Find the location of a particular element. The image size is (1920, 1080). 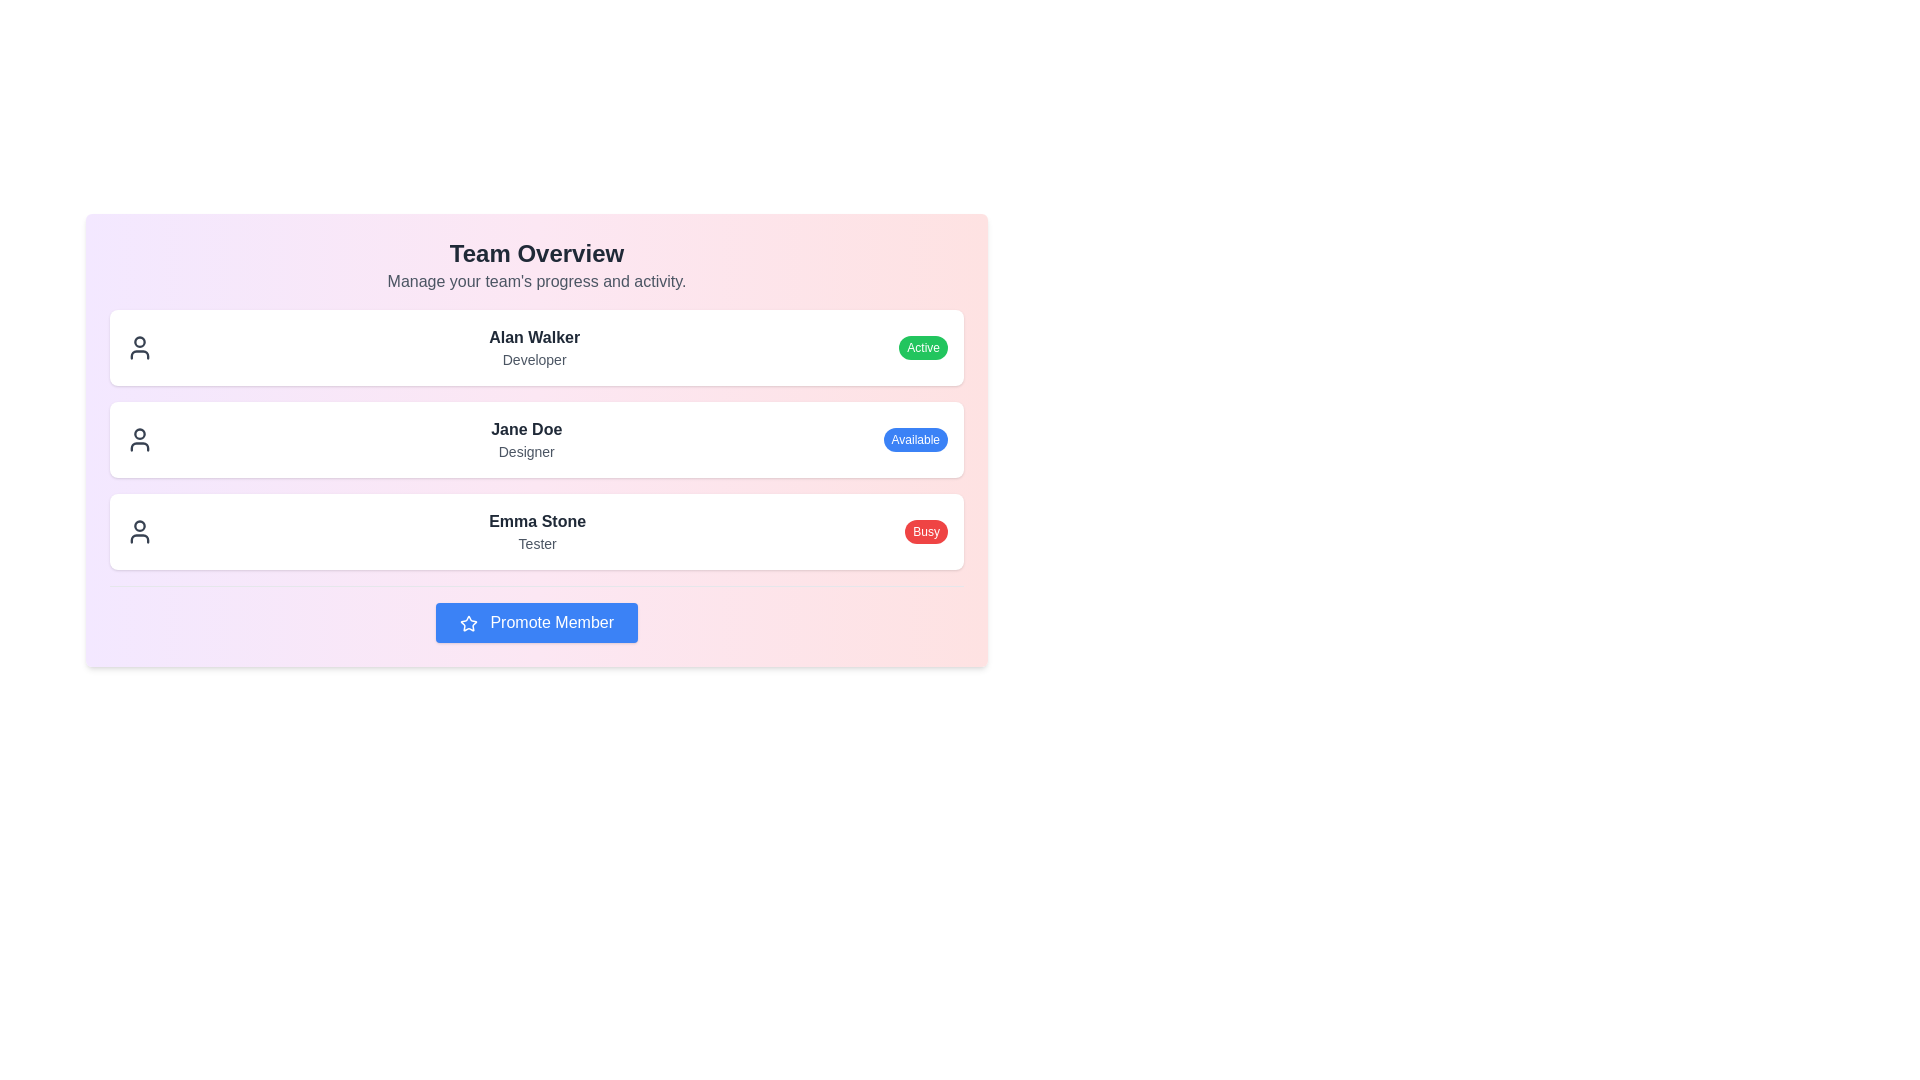

the section with a gradient background containing the heading 'Team Overview' is located at coordinates (537, 438).